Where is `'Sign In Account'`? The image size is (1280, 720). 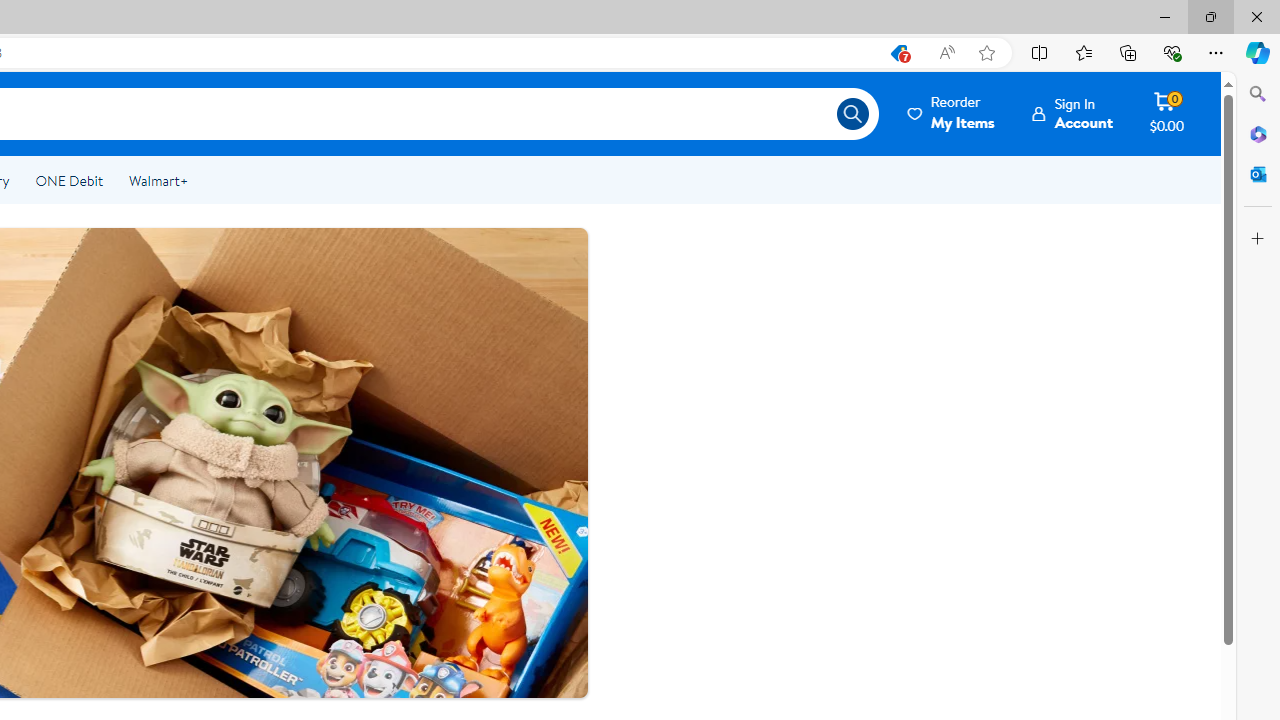
'Sign In Account' is located at coordinates (1072, 113).